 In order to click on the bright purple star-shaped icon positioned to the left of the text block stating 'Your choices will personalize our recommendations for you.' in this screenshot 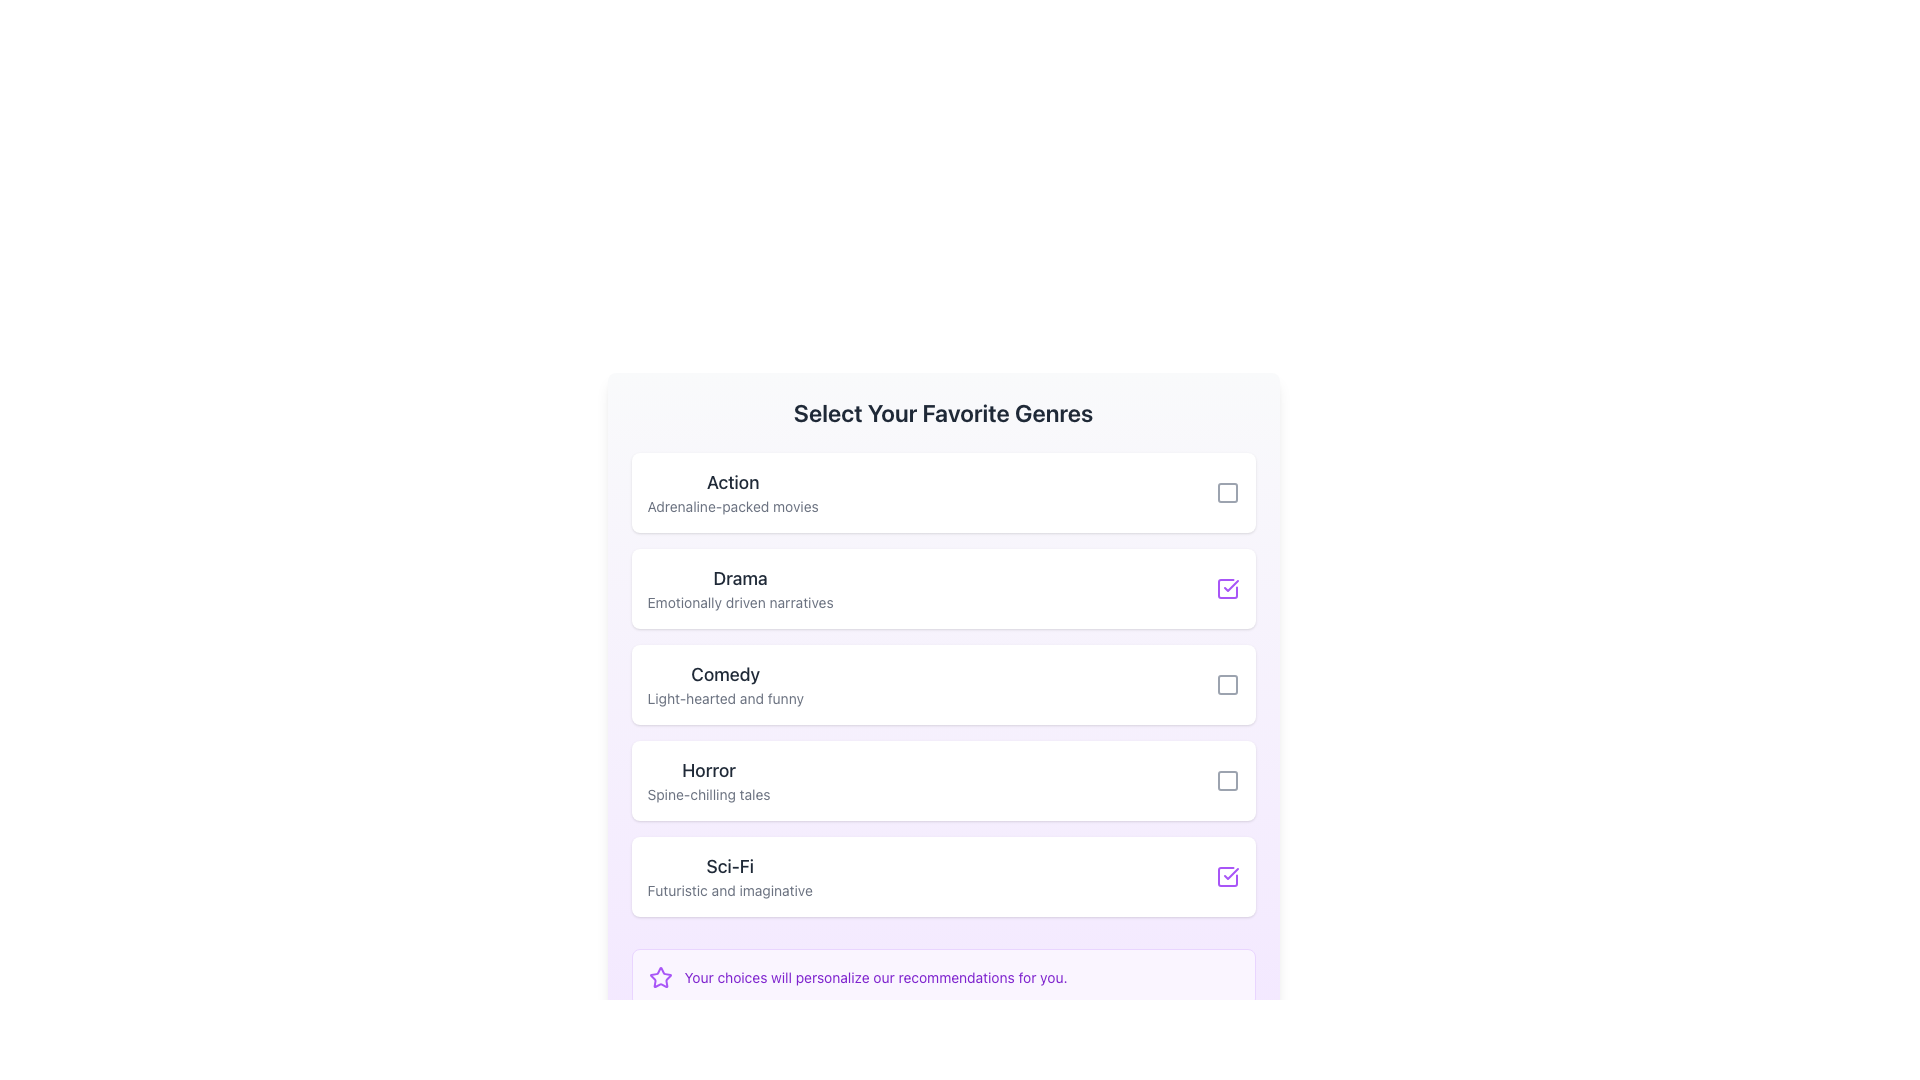, I will do `click(660, 977)`.